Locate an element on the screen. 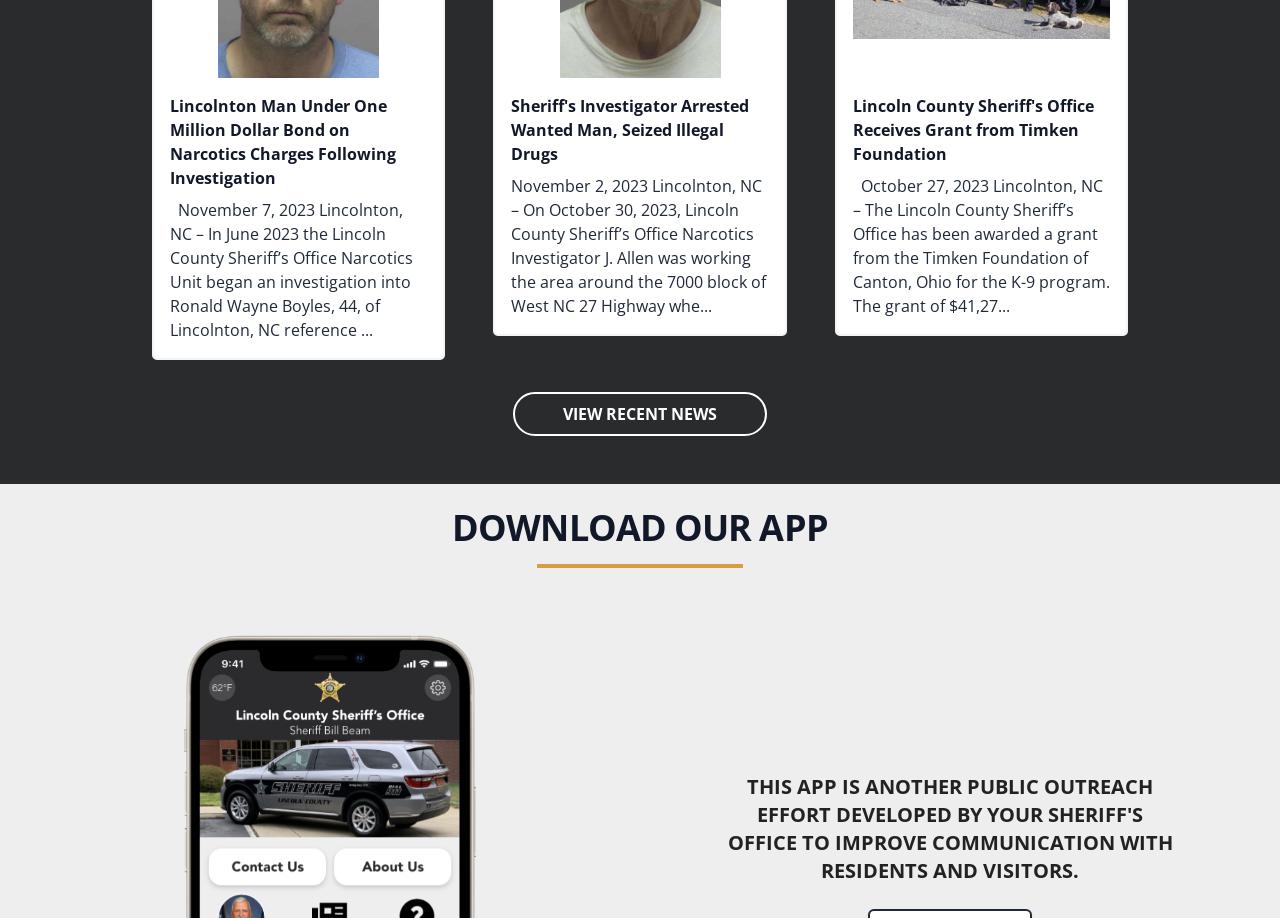 This screenshot has height=918, width=1280. 'Lincolnton Man Under One Million Dollar Bond on Narcotics Charges Following Investigation' is located at coordinates (282, 140).